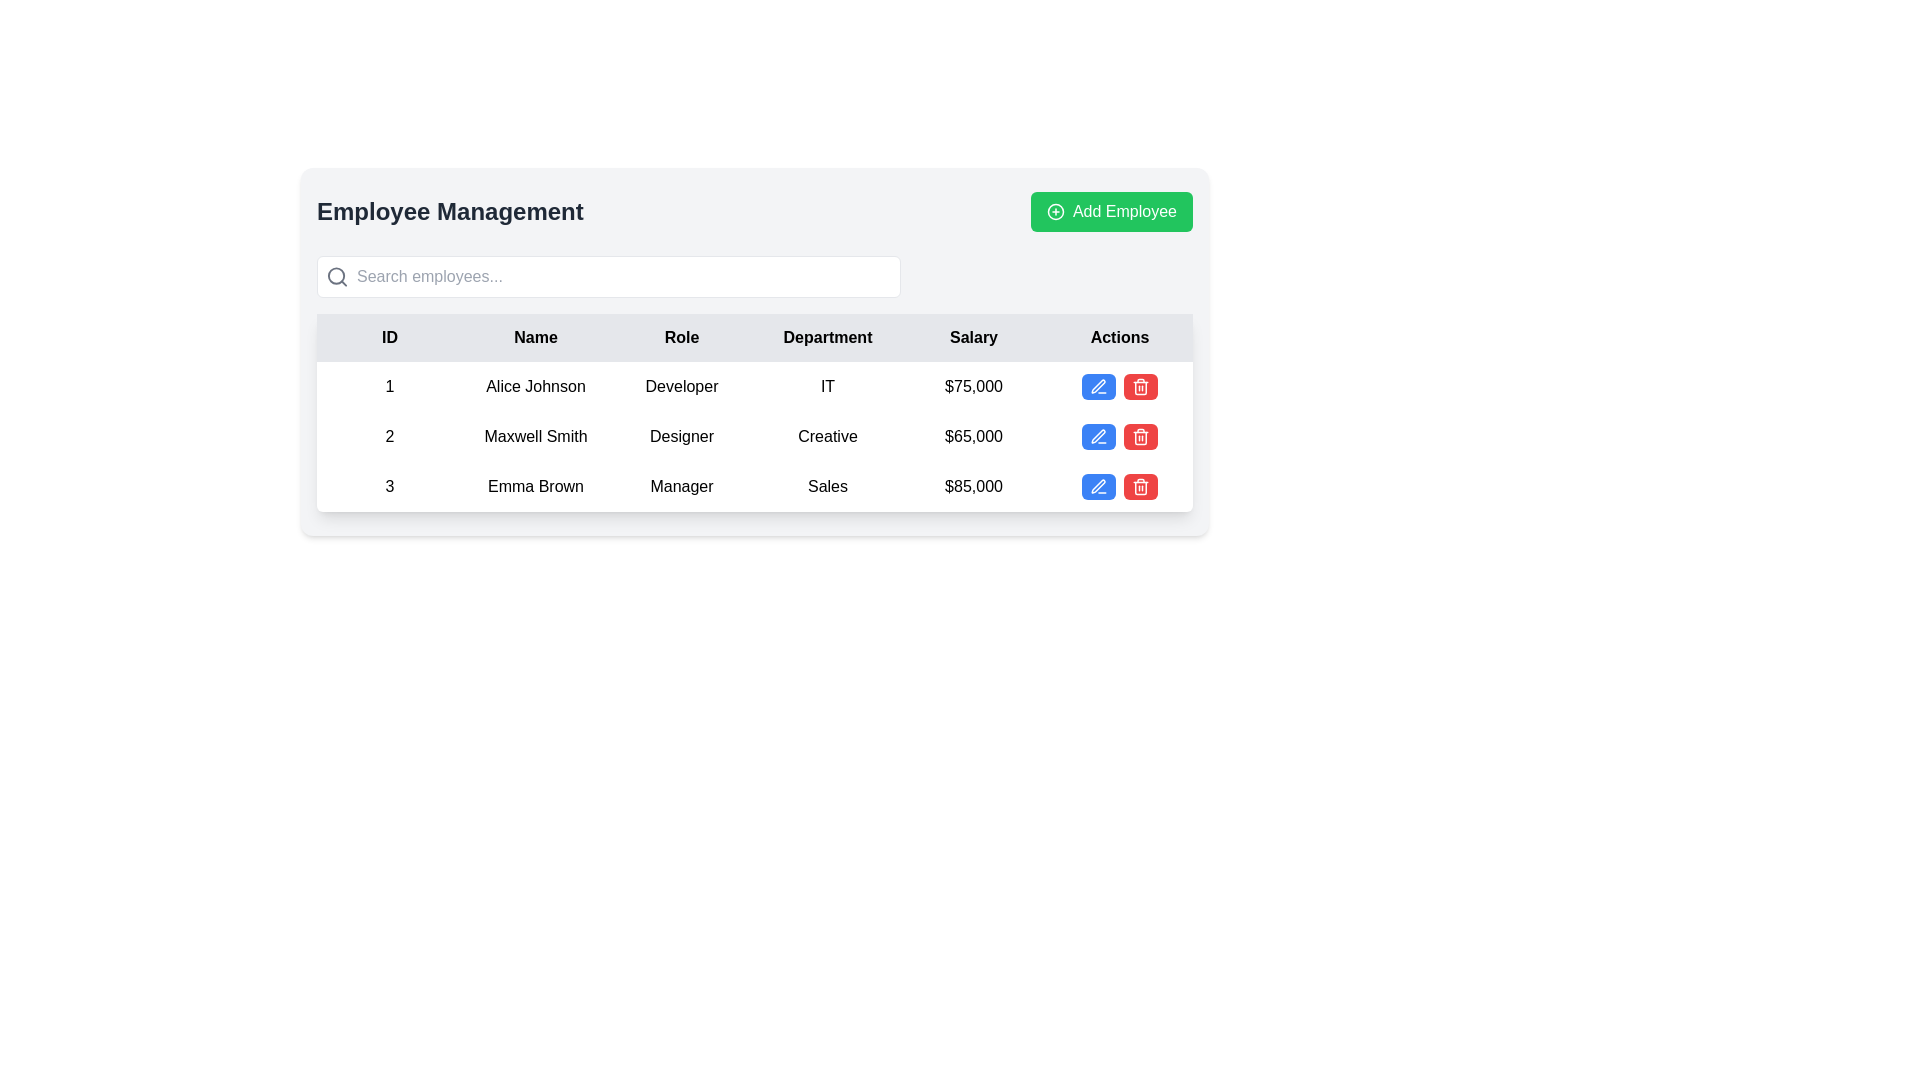  What do you see at coordinates (336, 276) in the screenshot?
I see `the graphical circle element representing the lens of the magnifying glass in the search icon located to the left of the 'Search employees...' input box in the Employee Management section` at bounding box center [336, 276].